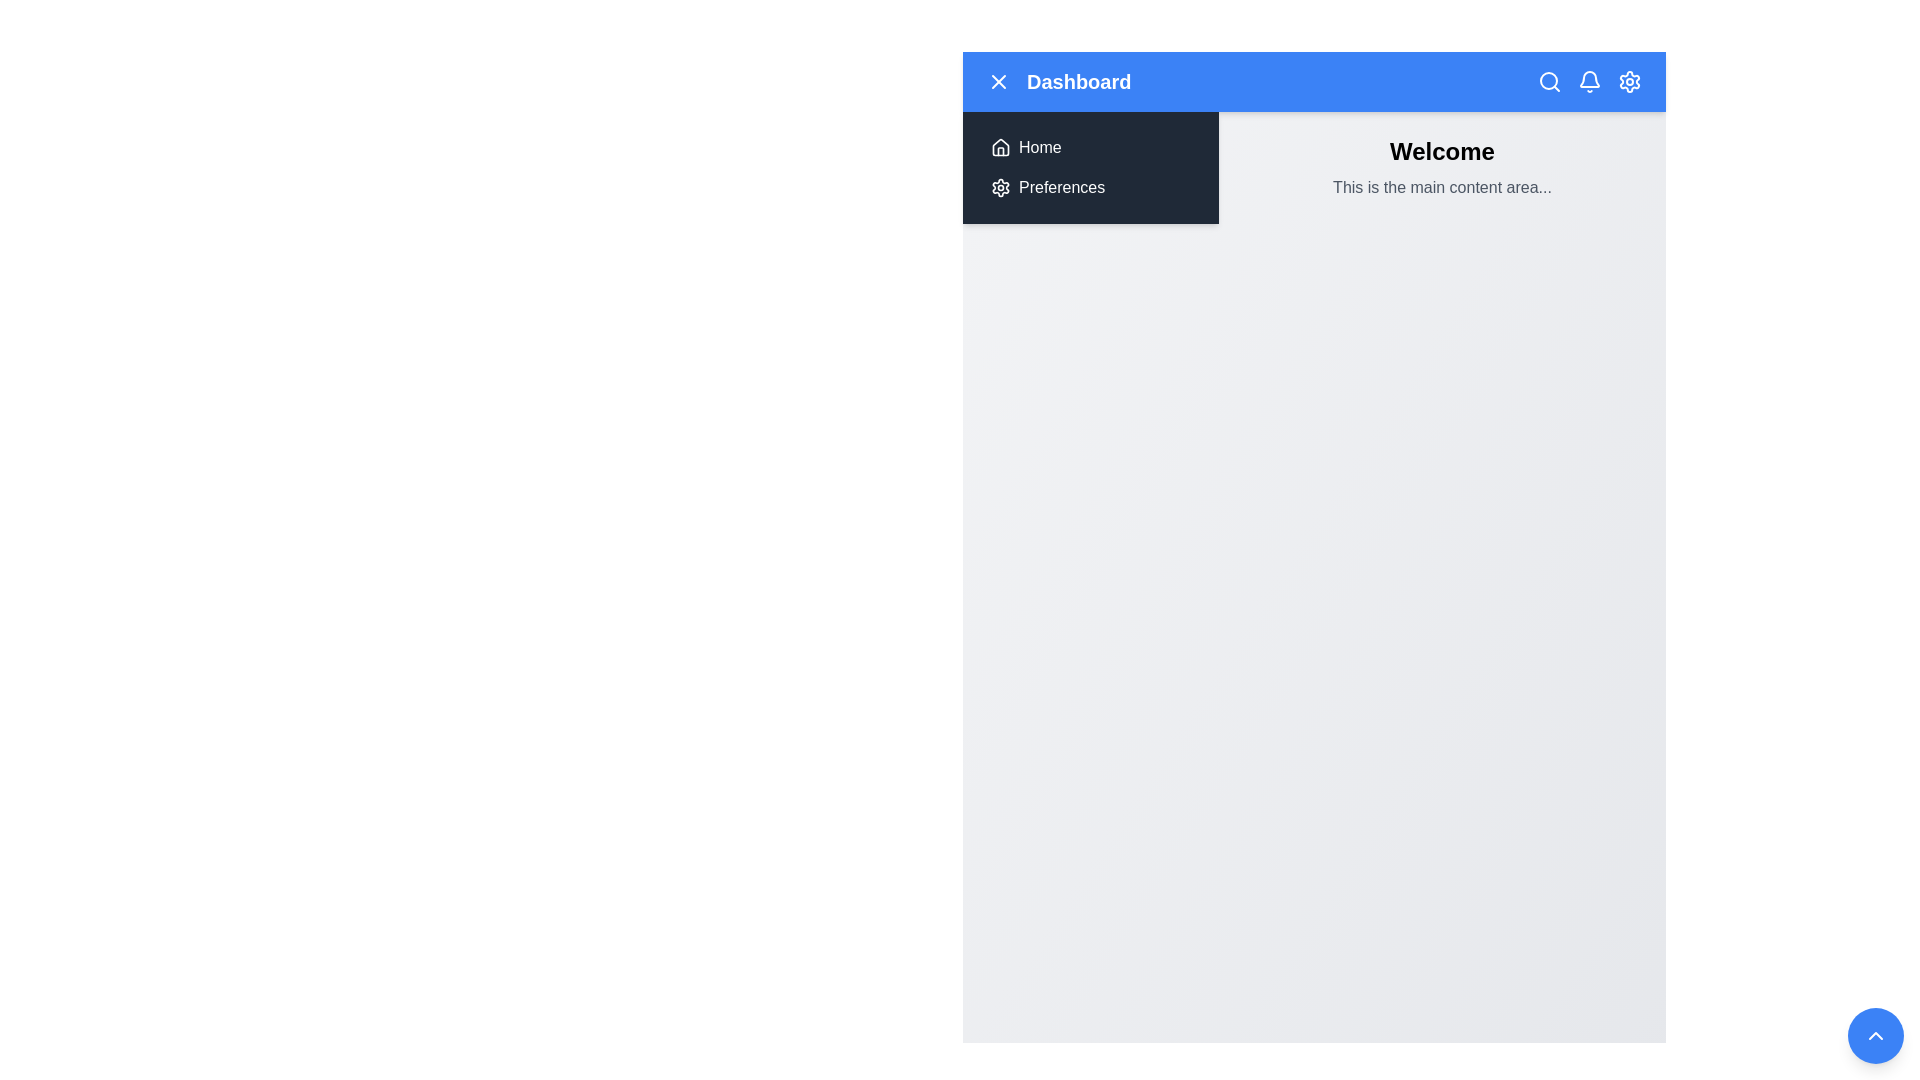  What do you see at coordinates (1040, 146) in the screenshot?
I see `the 'Home' Text Label, which is located within the vertical navigation menu on the left side of the interface, situated below a house icon and above the 'Preferences' entry` at bounding box center [1040, 146].